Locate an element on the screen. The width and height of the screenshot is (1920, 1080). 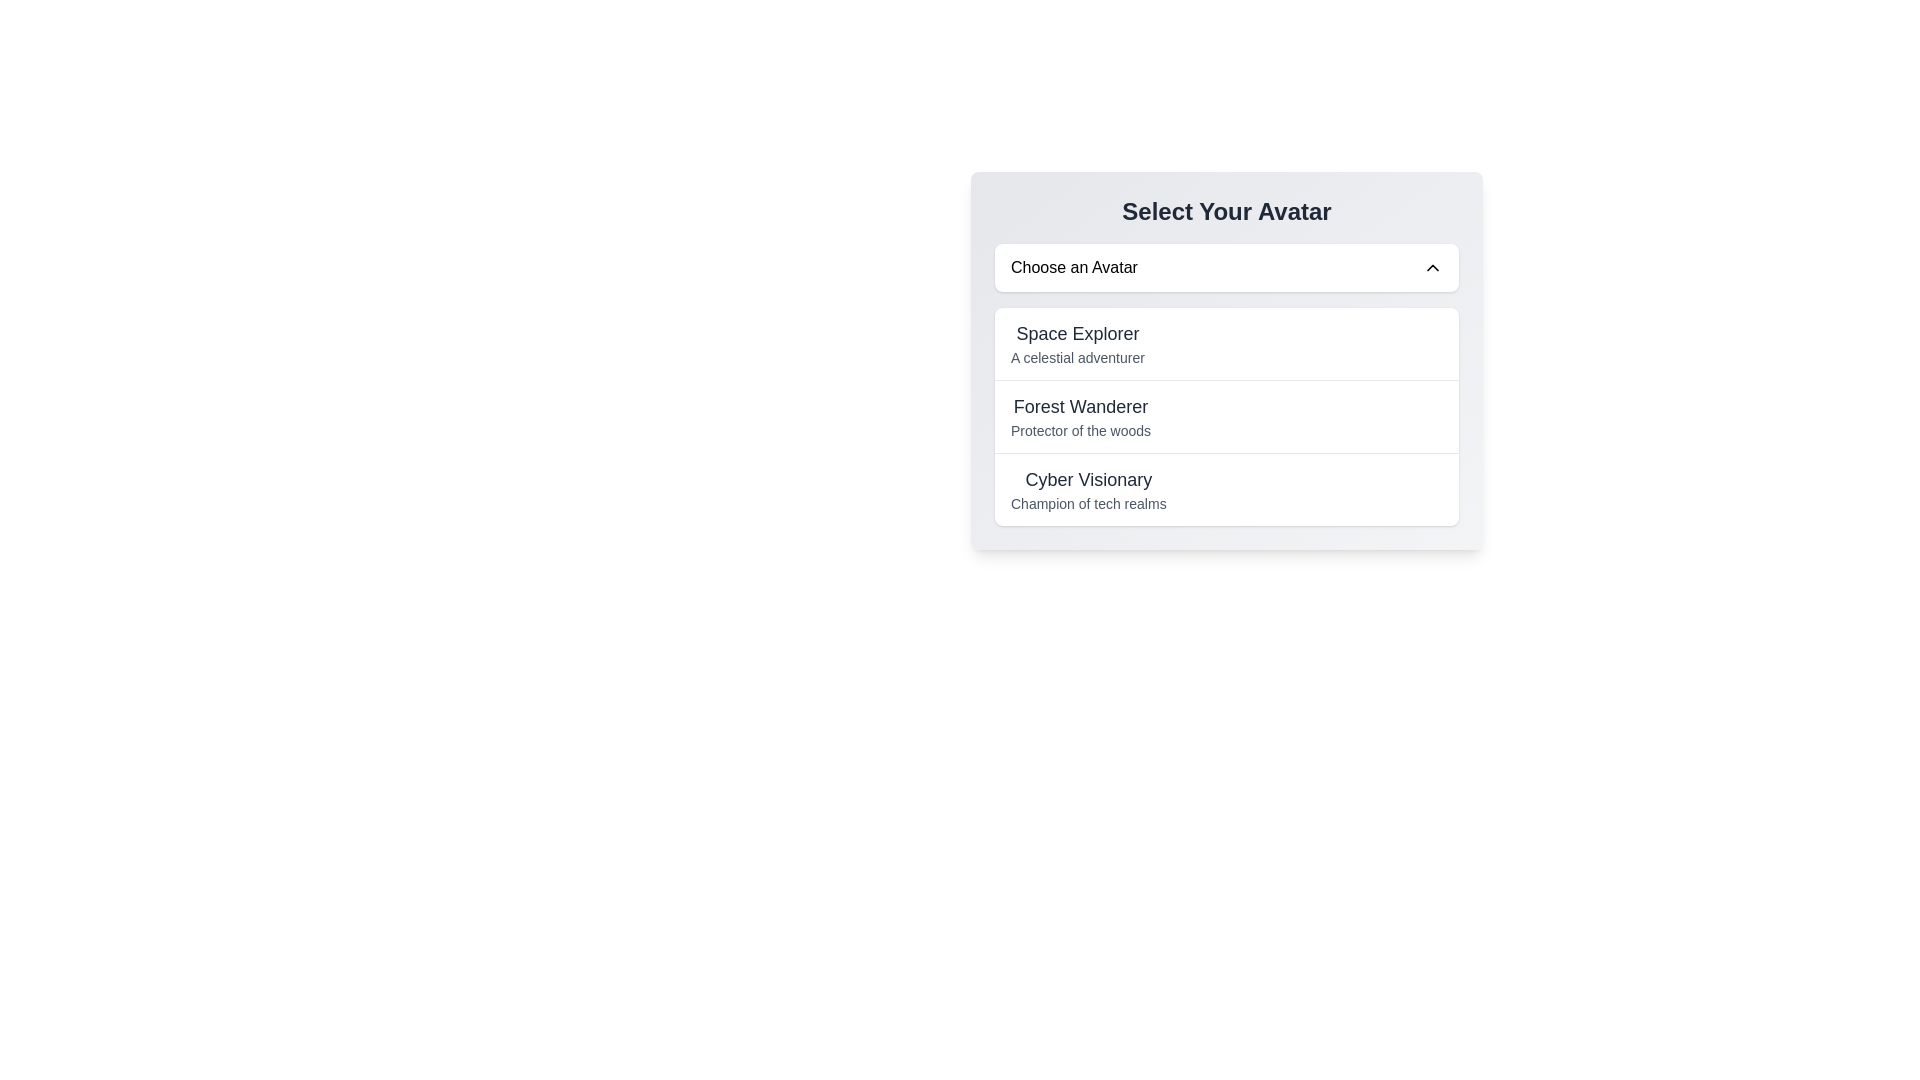
the text label reading 'Protector of the woods', which is styled in a small, gray-colored font and located directly under the 'Forest Wanderer' text in the avatar selection interface is located at coordinates (1079, 430).